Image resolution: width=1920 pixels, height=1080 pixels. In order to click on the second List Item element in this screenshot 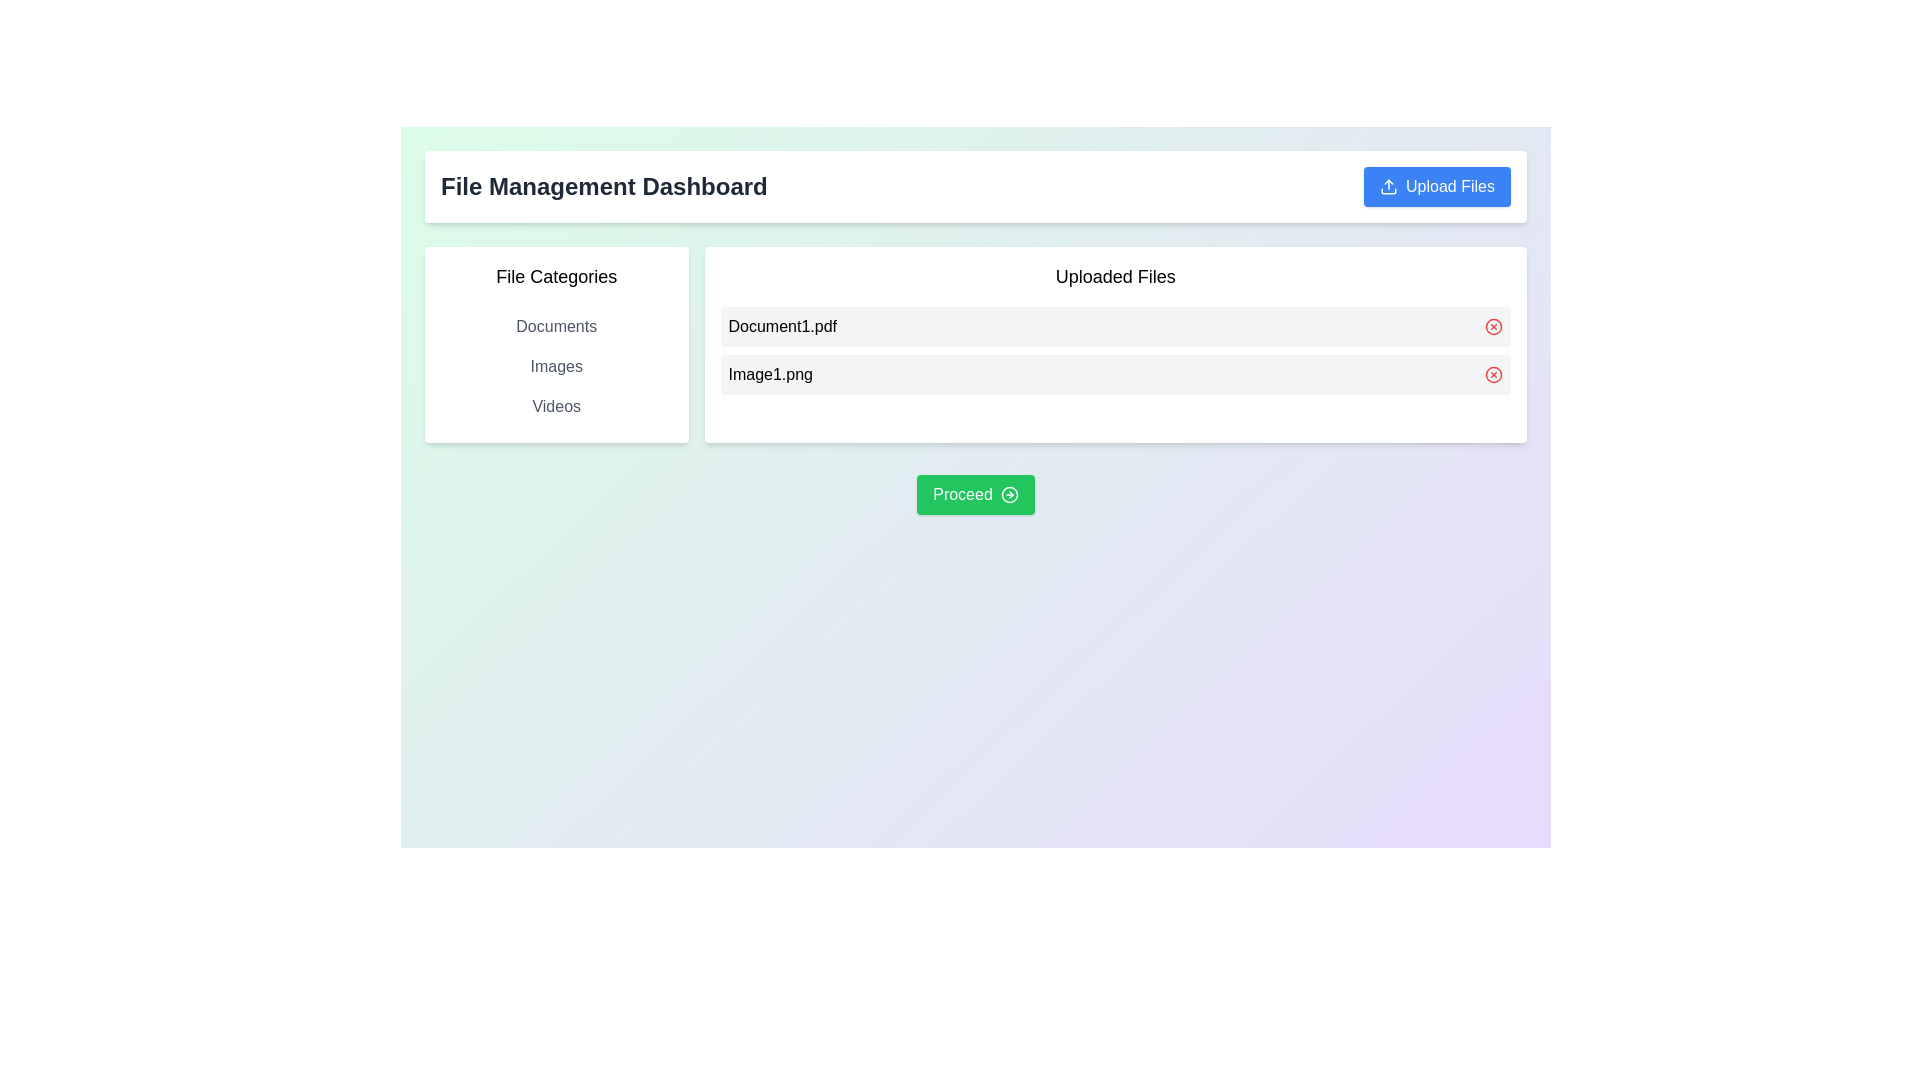, I will do `click(1114, 374)`.